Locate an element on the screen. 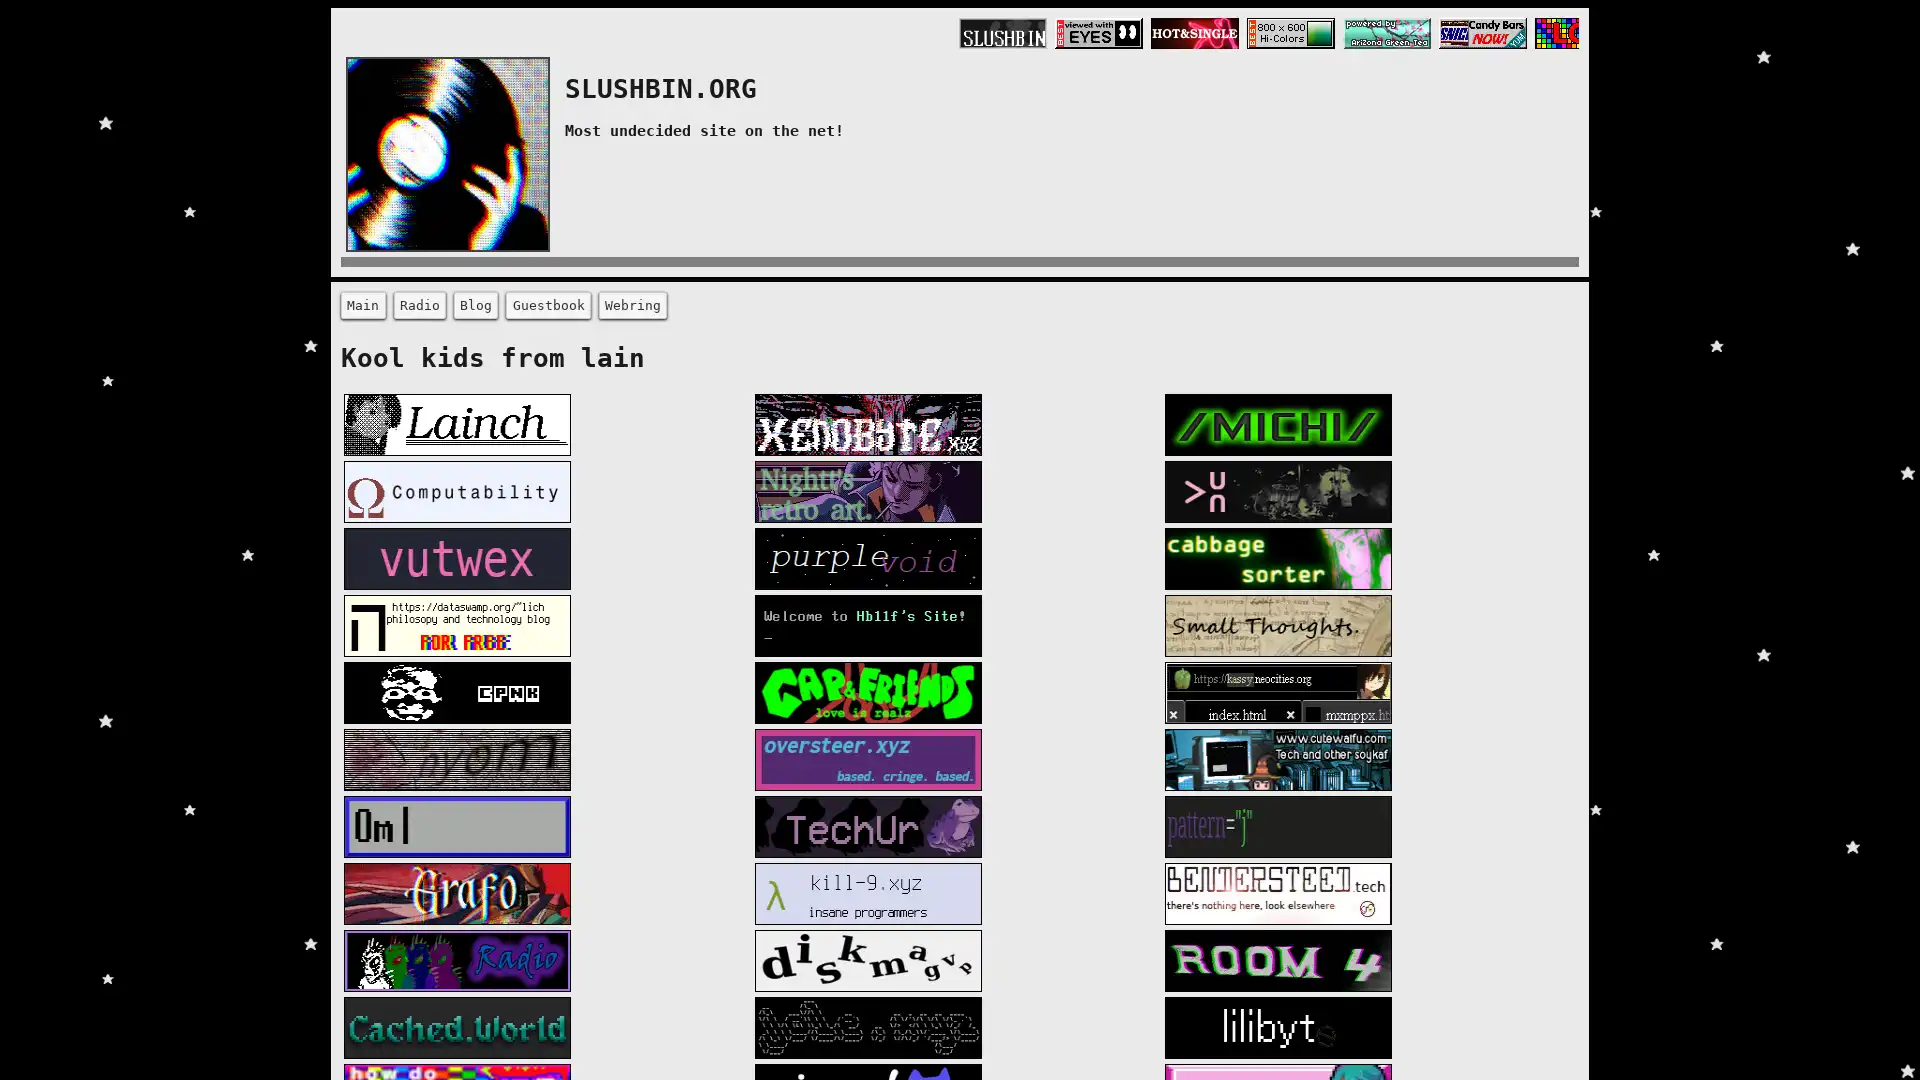 This screenshot has width=1920, height=1080. Blog is located at coordinates (474, 305).